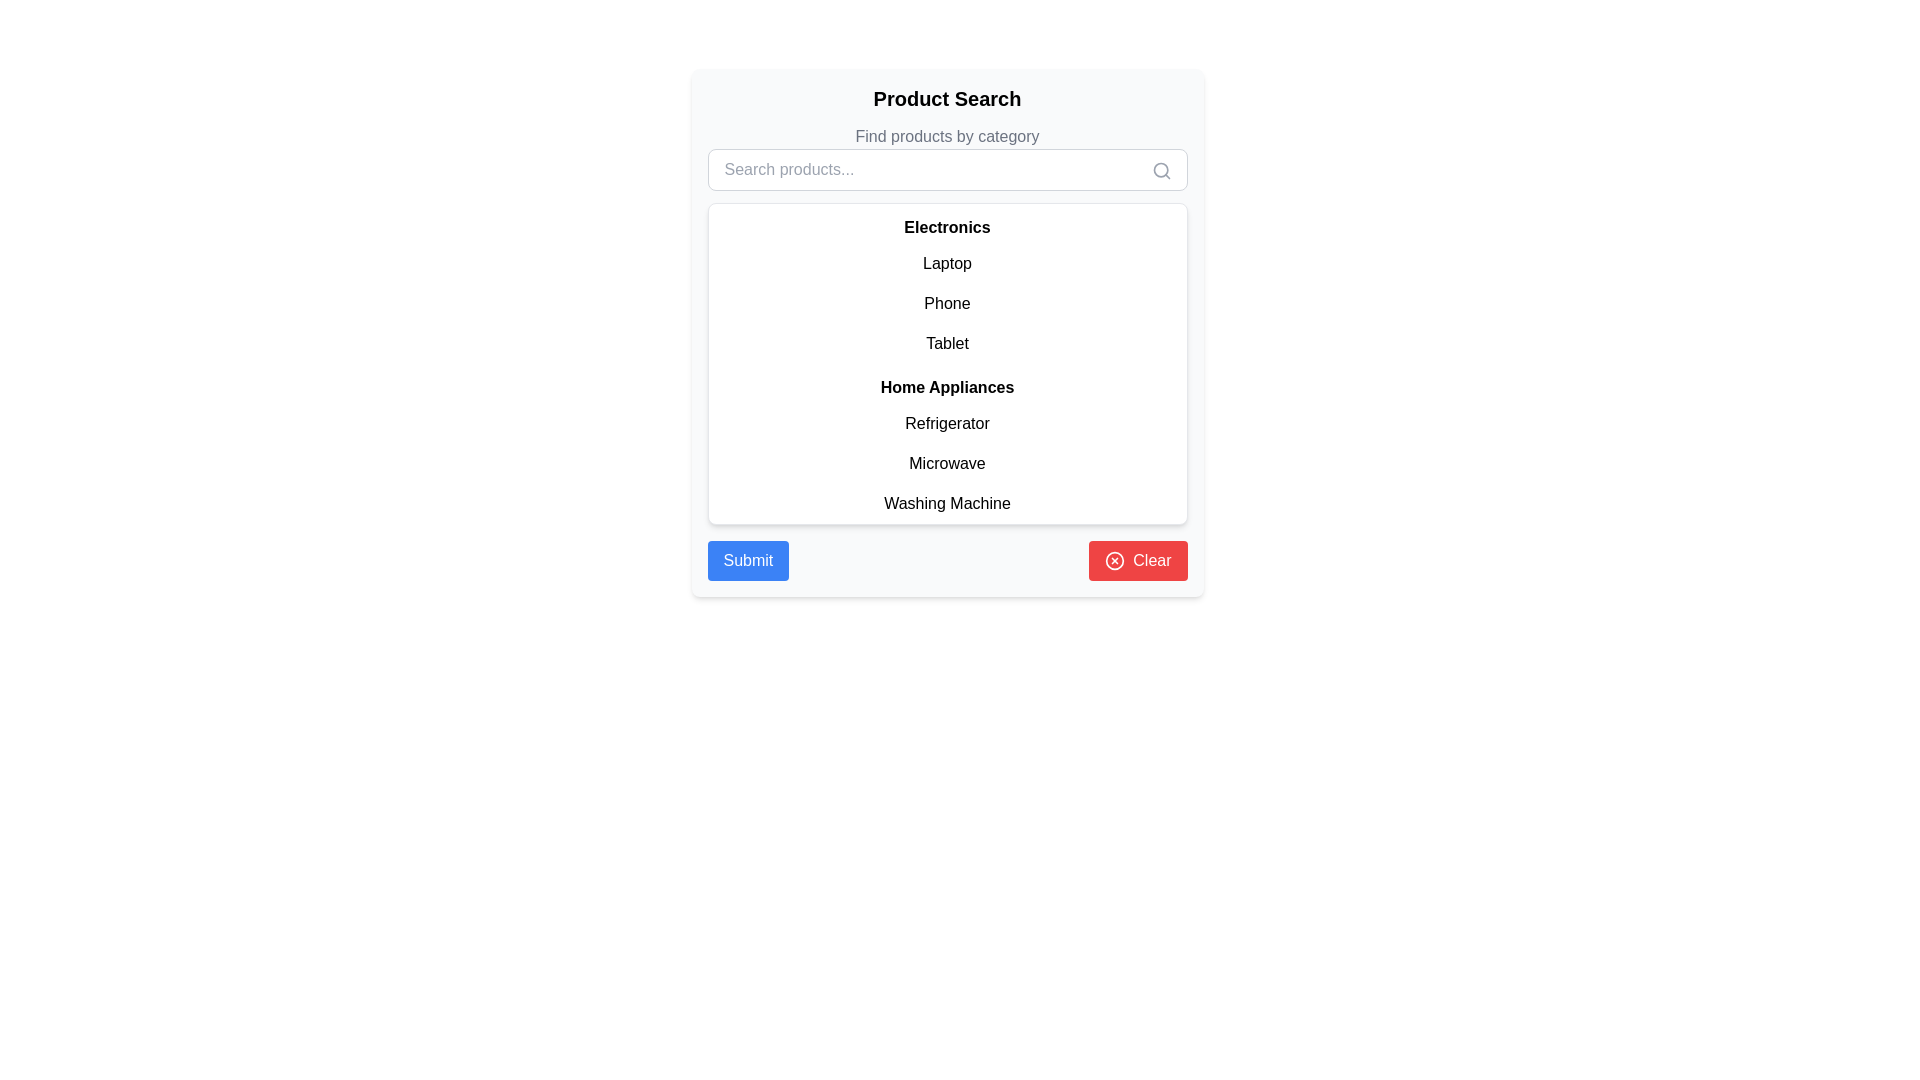 Image resolution: width=1920 pixels, height=1080 pixels. What do you see at coordinates (946, 262) in the screenshot?
I see `the 'Laptop' item in the category selection list under the 'Electronics' heading` at bounding box center [946, 262].